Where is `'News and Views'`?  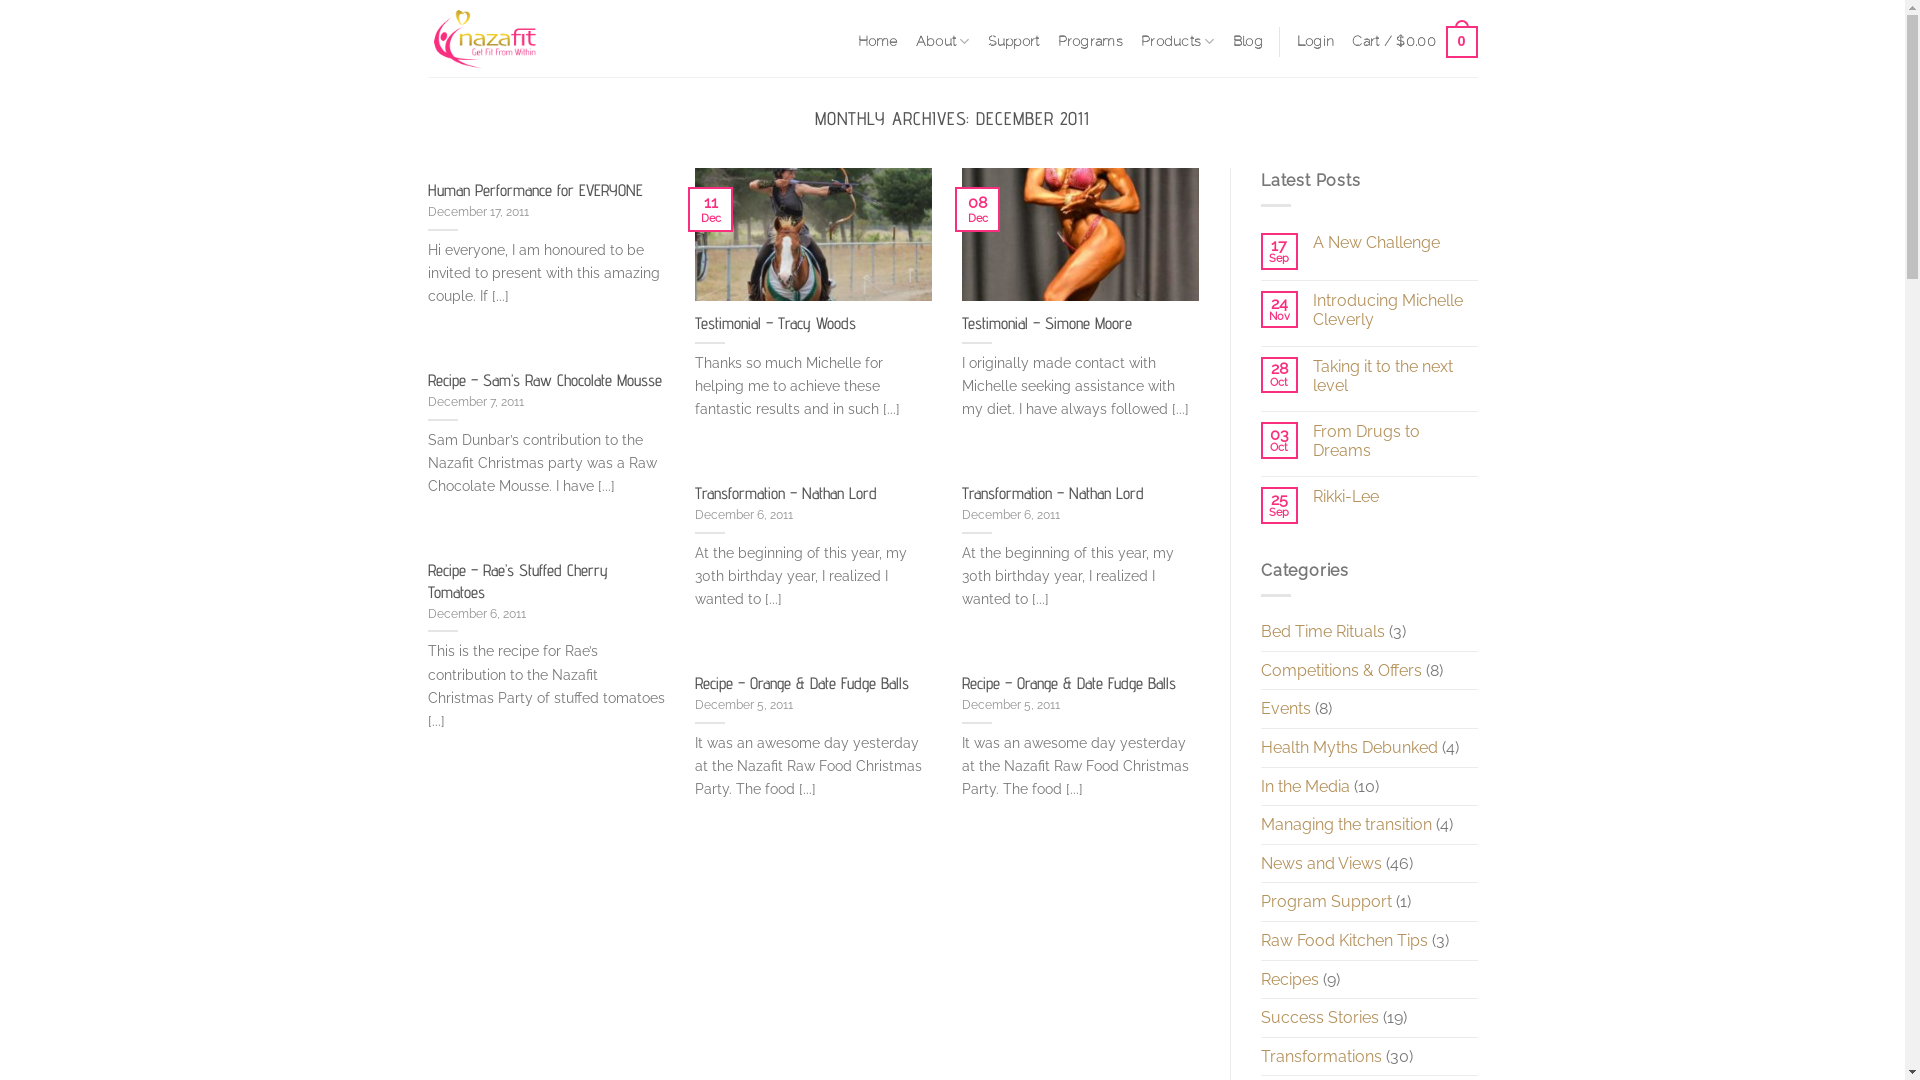
'News and Views' is located at coordinates (1321, 863).